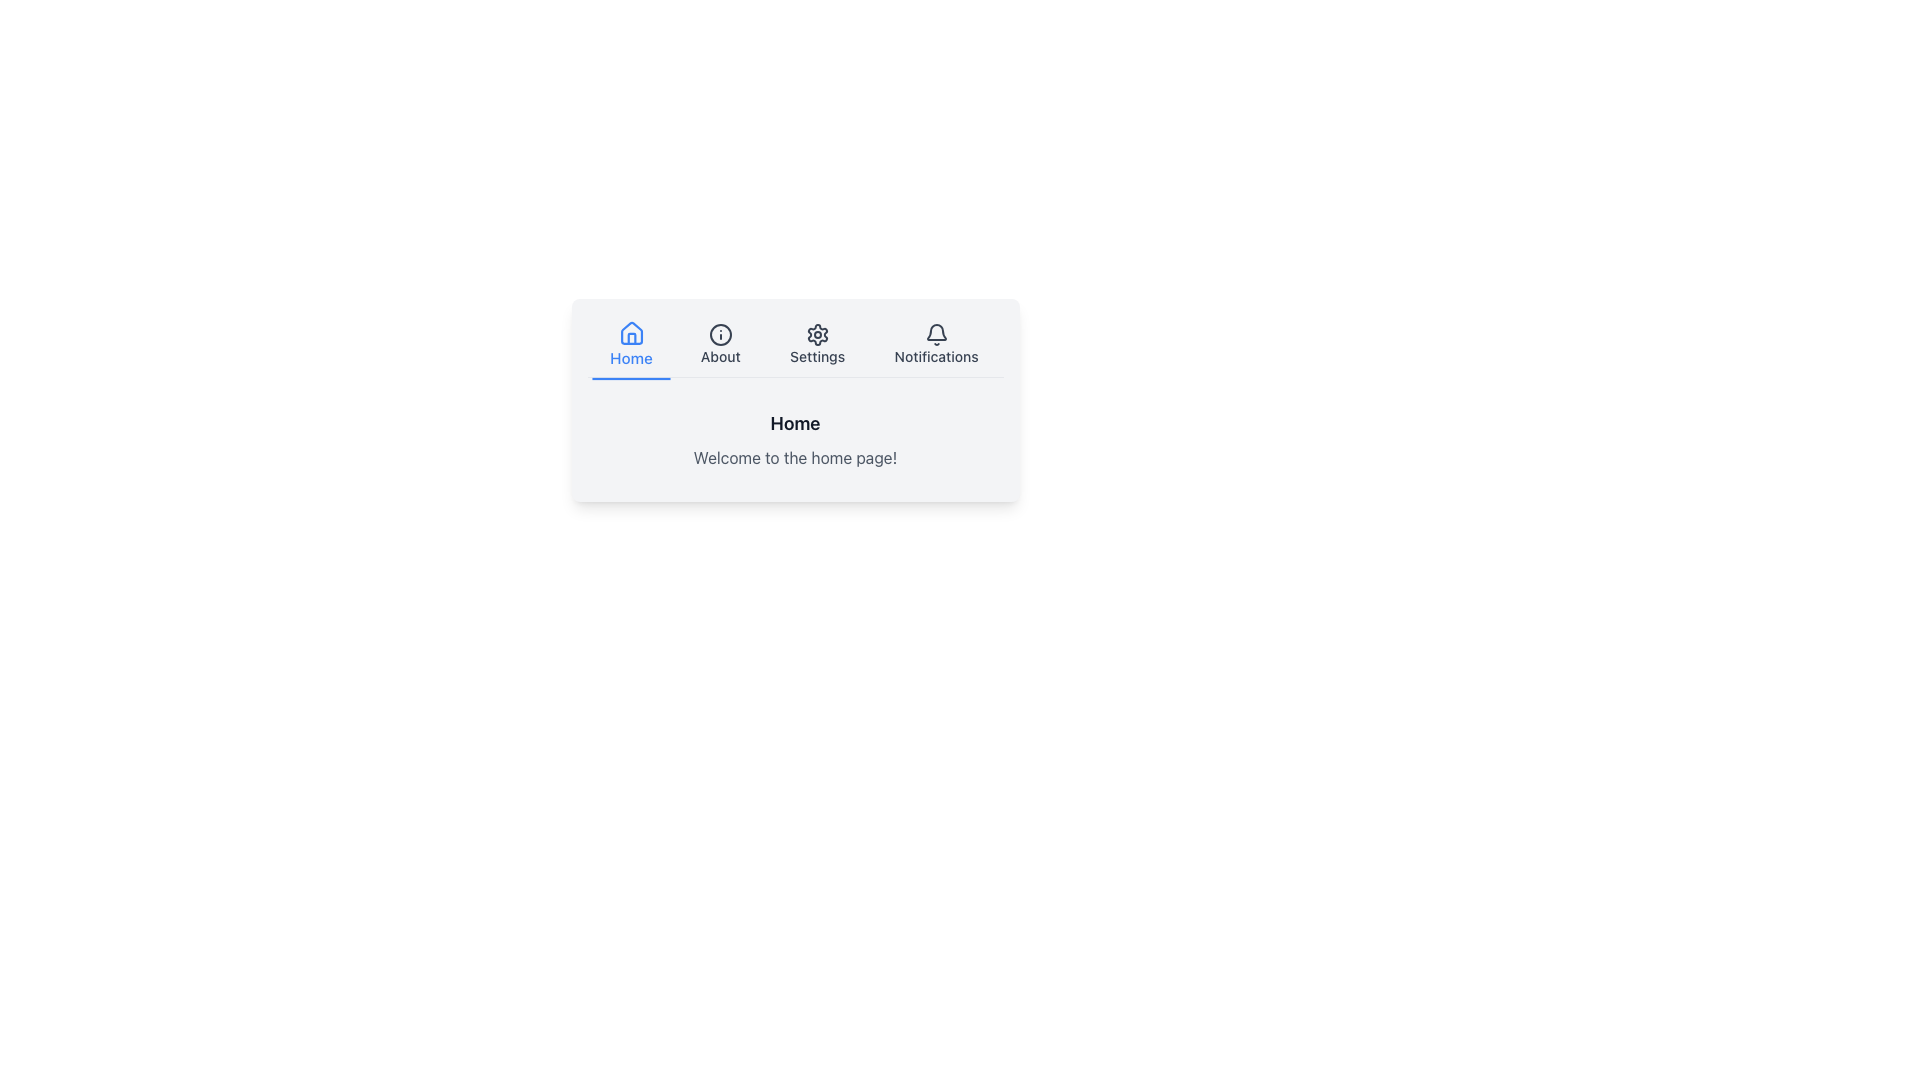 This screenshot has height=1080, width=1920. Describe the element at coordinates (720, 334) in the screenshot. I see `the outer circular boundary of the 'About' icon in the navigation menu` at that location.